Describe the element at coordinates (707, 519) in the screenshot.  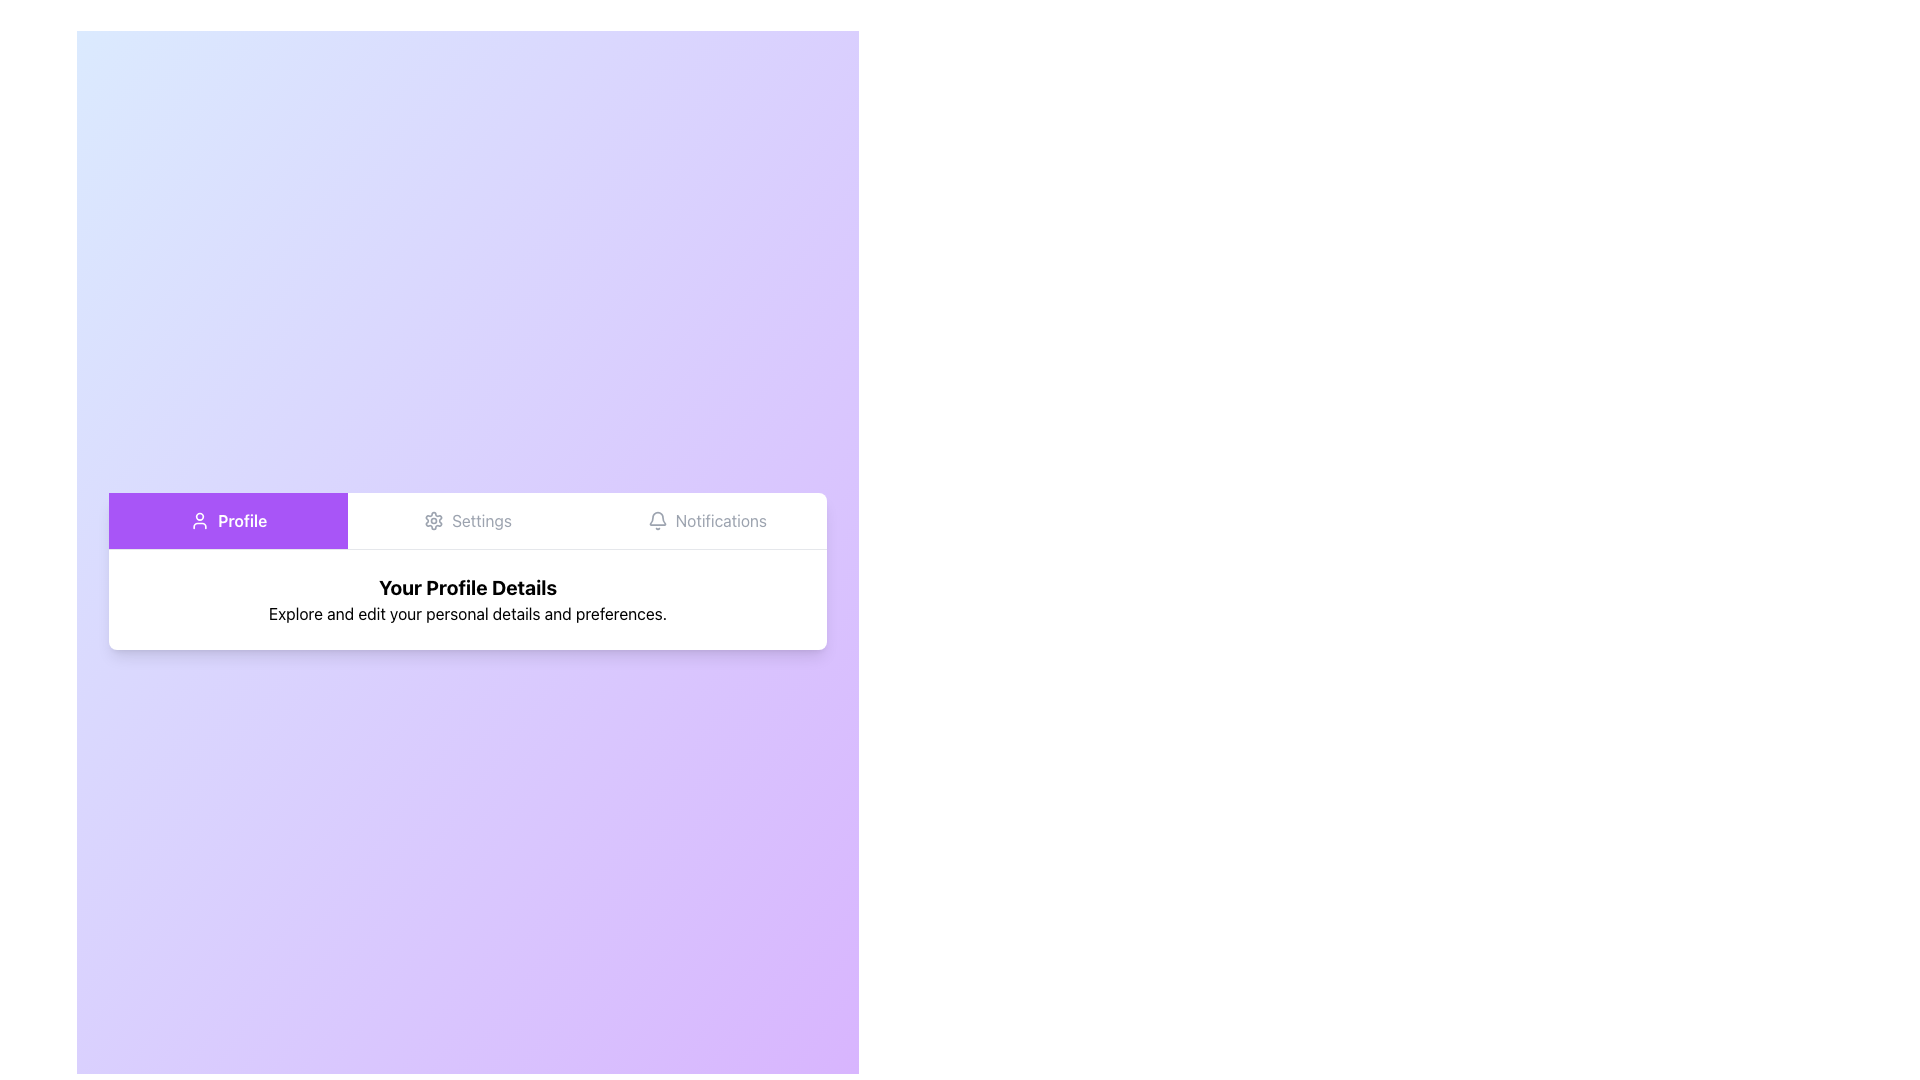
I see `the navigation button located in the rightmost section of the horizontal navigation bar, following the 'Settings' button, to redirect users to the notifications page` at that location.